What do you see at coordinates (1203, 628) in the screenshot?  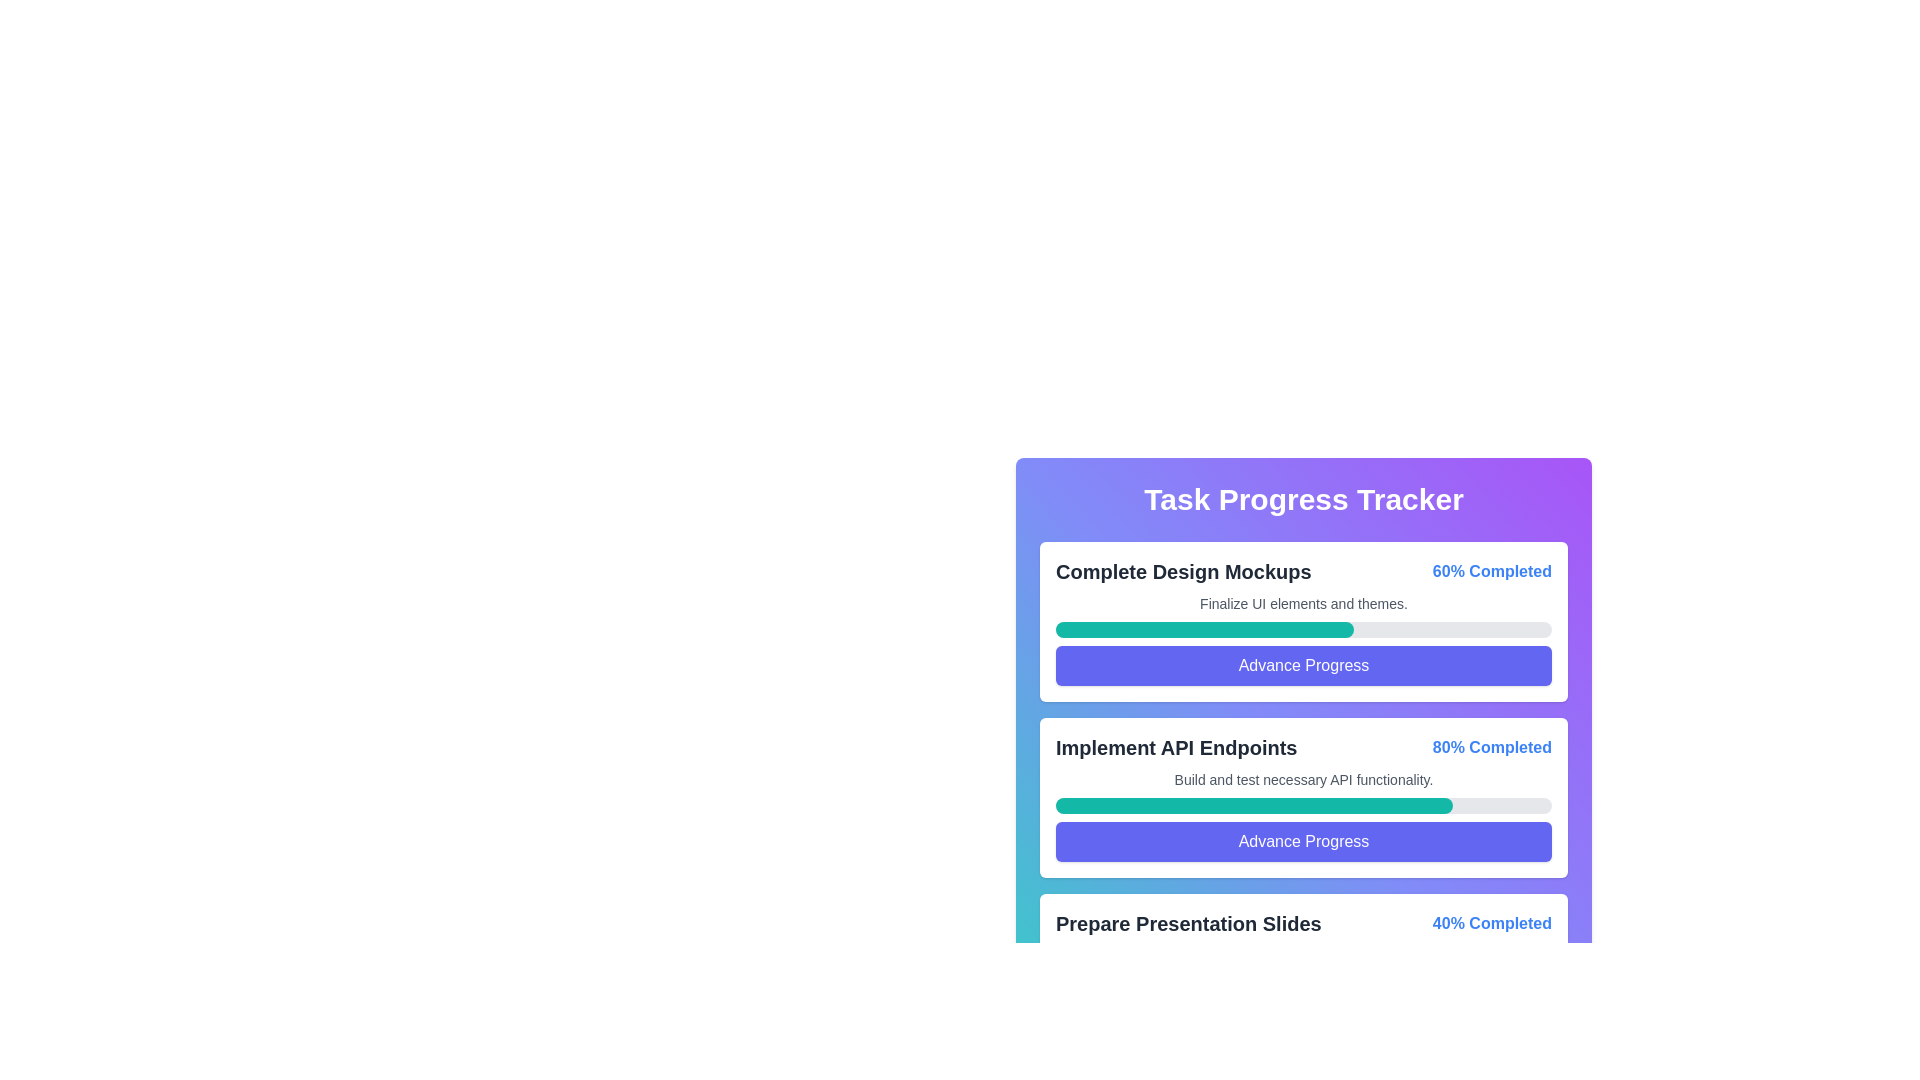 I see `the progress indicator bar that visually represents a 60% completion for the task 'Complete Design Mockups'` at bounding box center [1203, 628].